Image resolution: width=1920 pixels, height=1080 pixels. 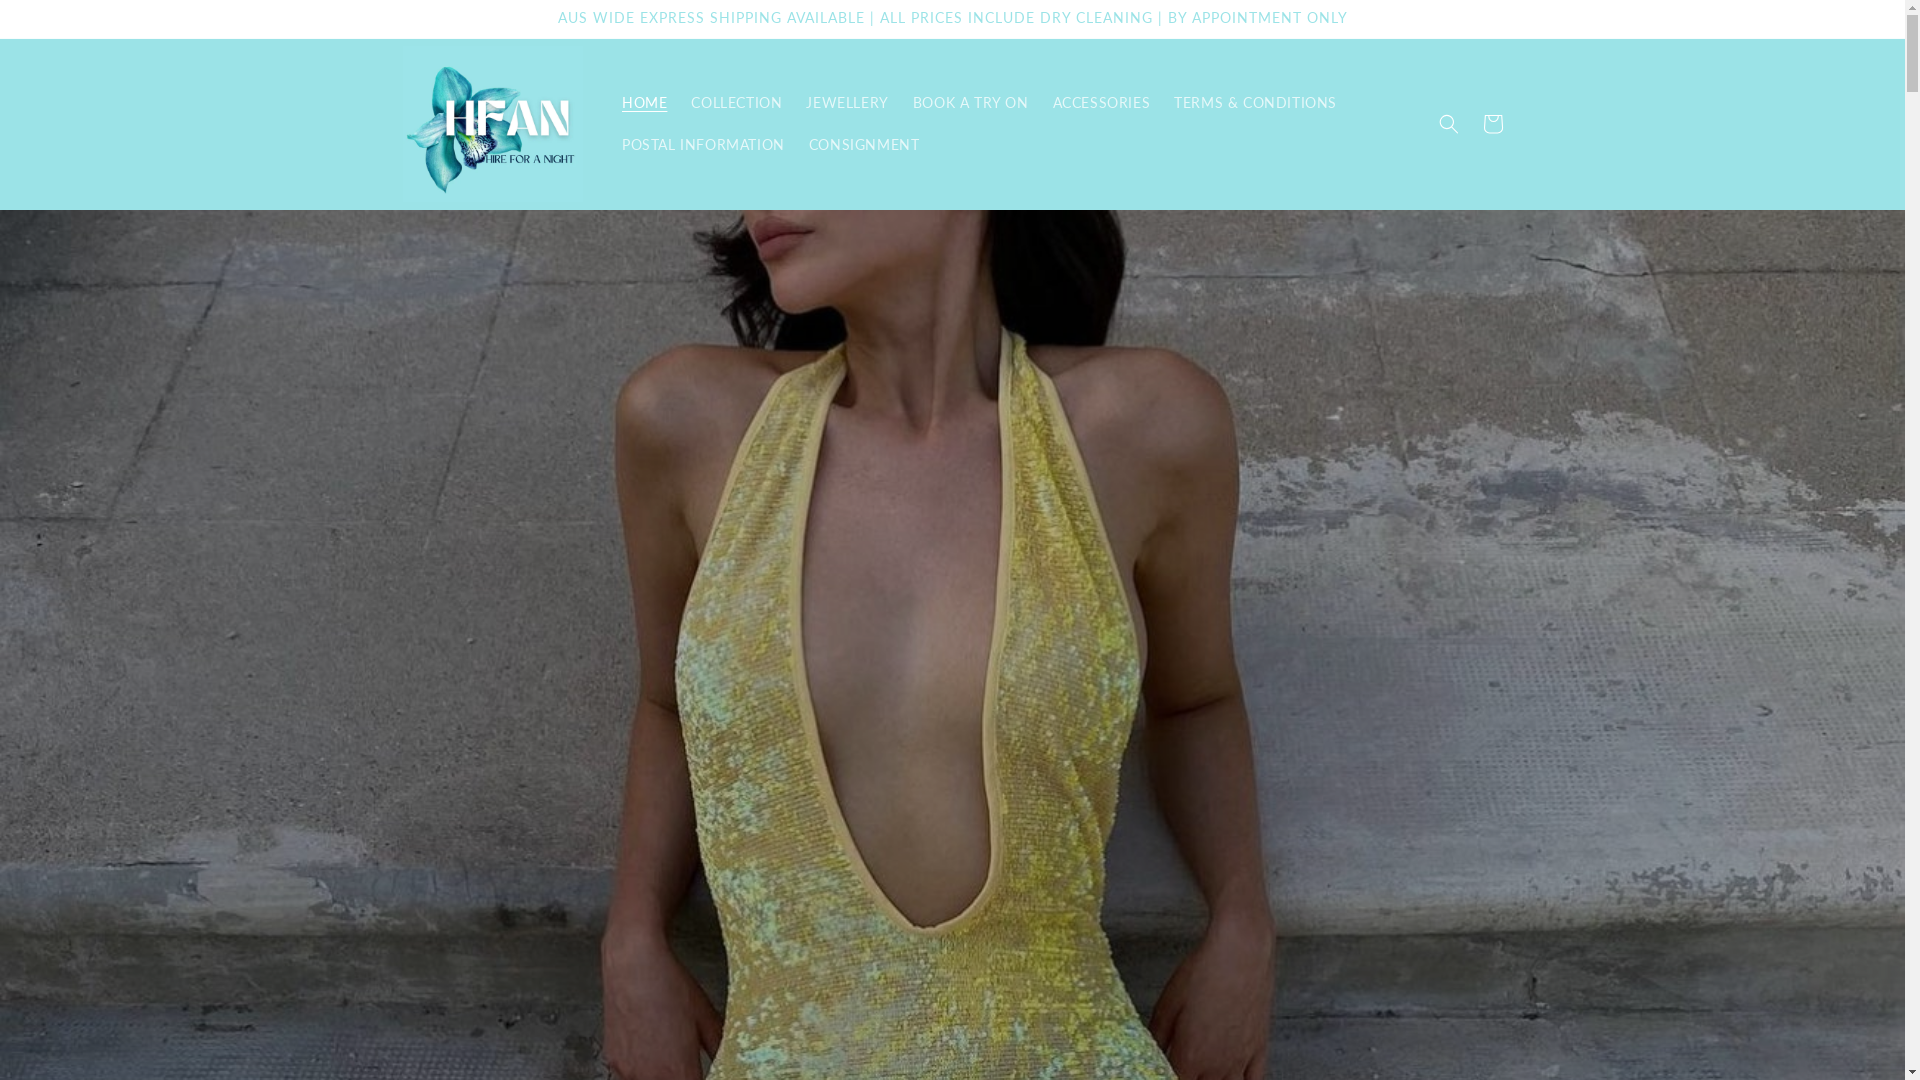 I want to click on 'JEWELLERY', so click(x=846, y=103).